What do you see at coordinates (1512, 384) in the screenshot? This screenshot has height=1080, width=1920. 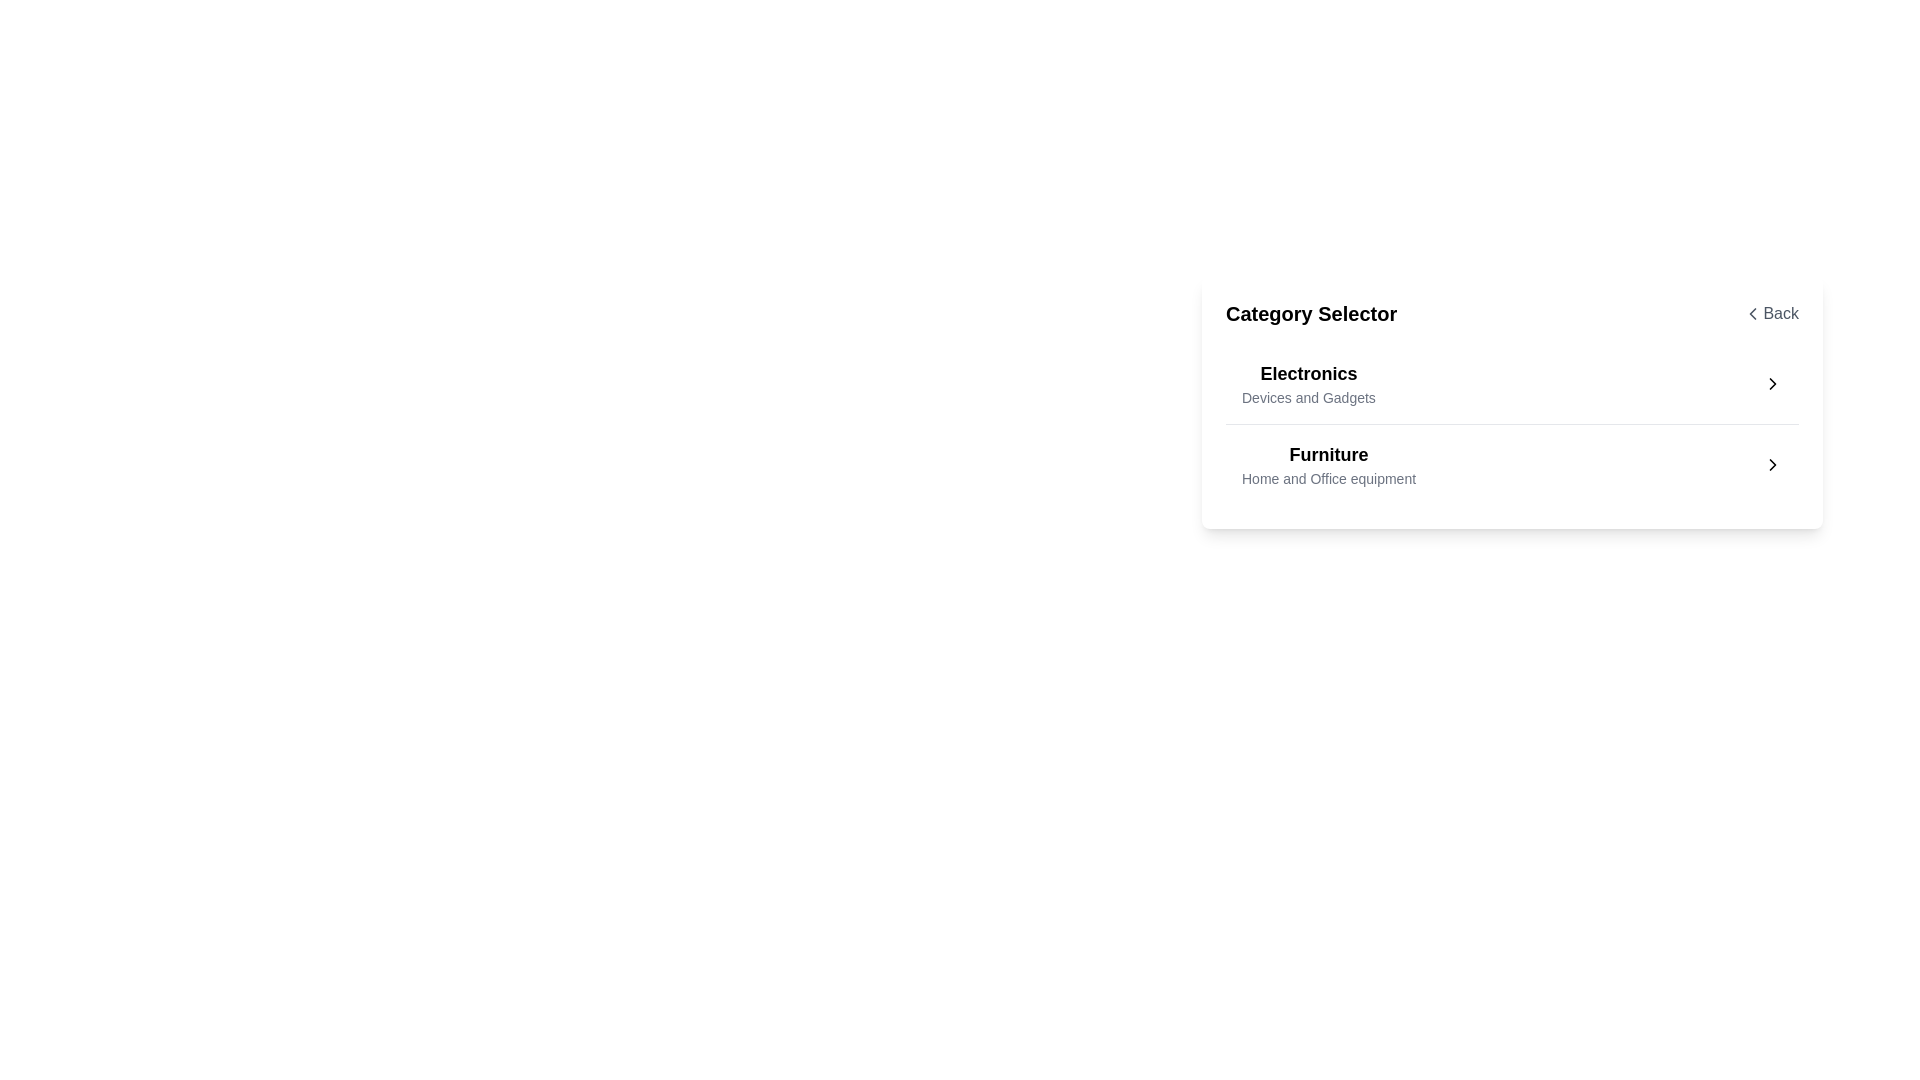 I see `the first list item in the 'Category Selector' titled 'Electronics'` at bounding box center [1512, 384].